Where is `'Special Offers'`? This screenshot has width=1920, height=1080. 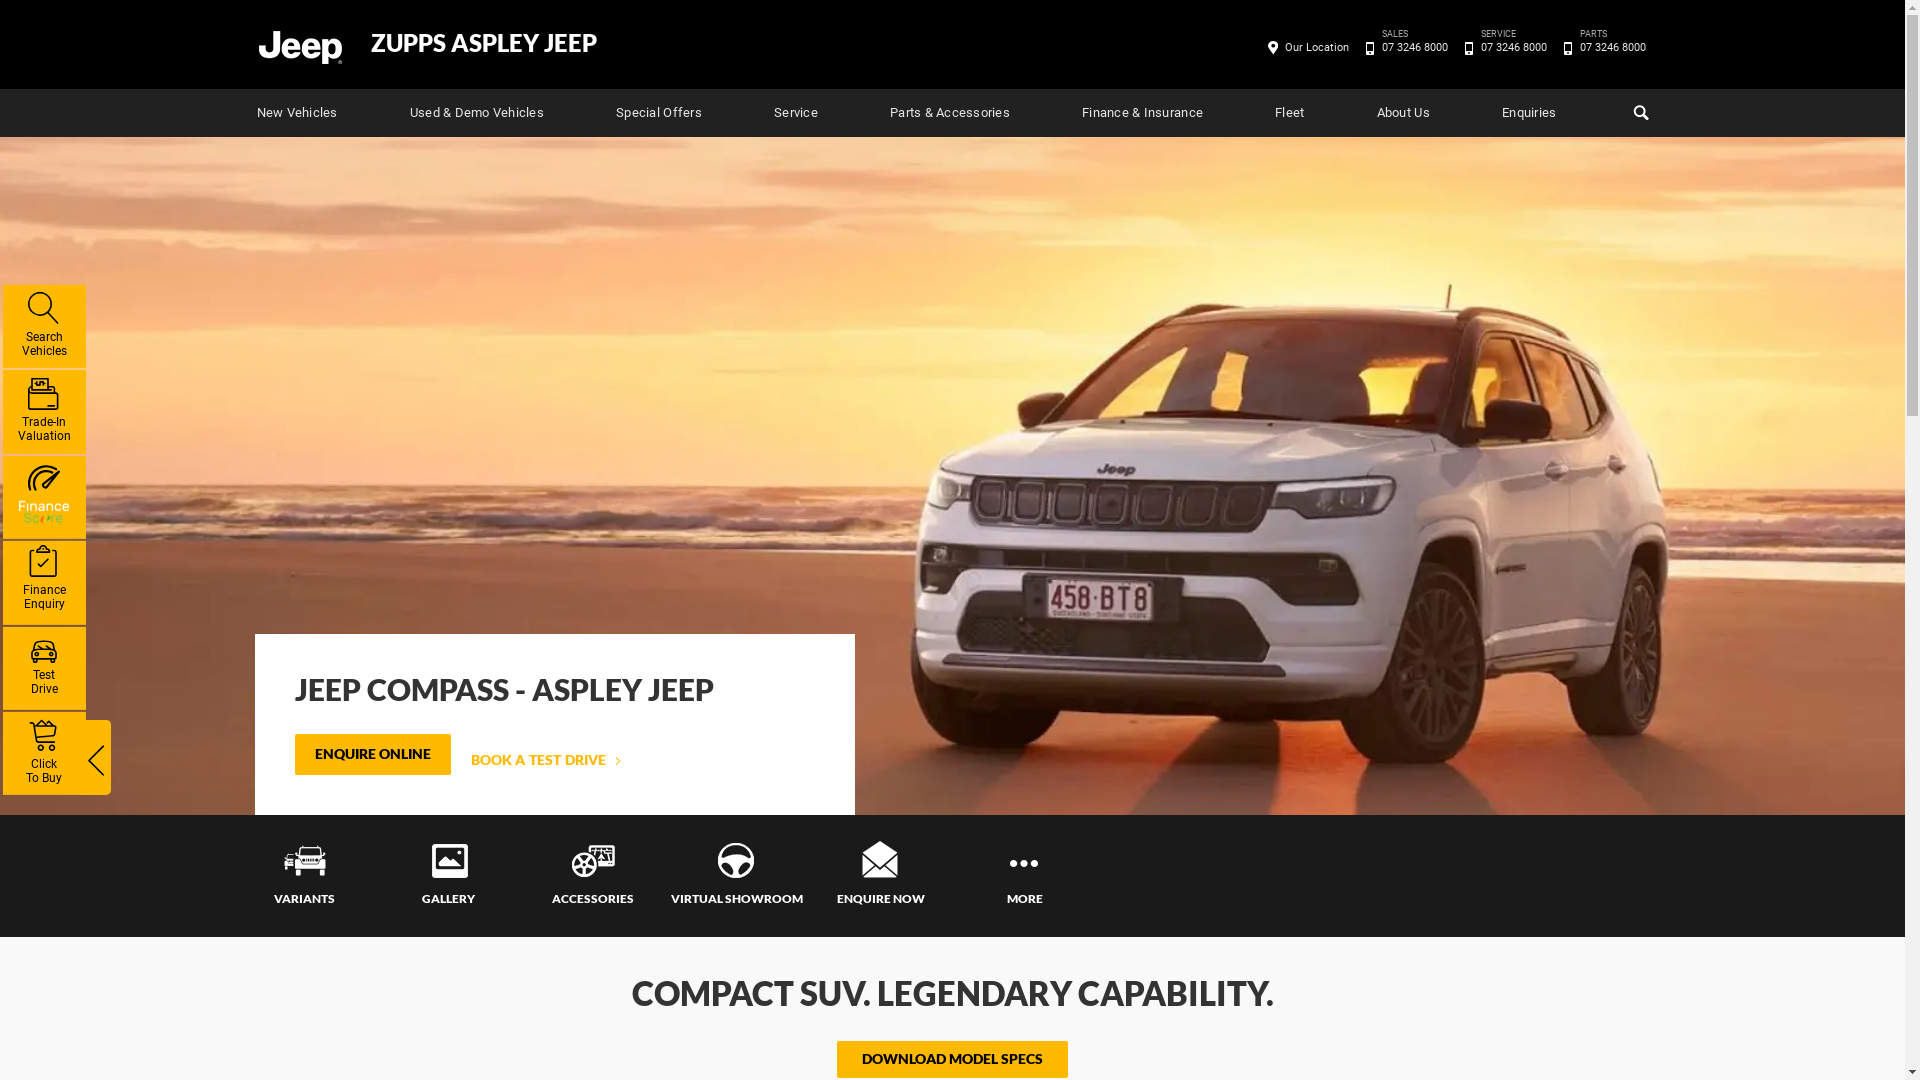 'Special Offers' is located at coordinates (658, 112).